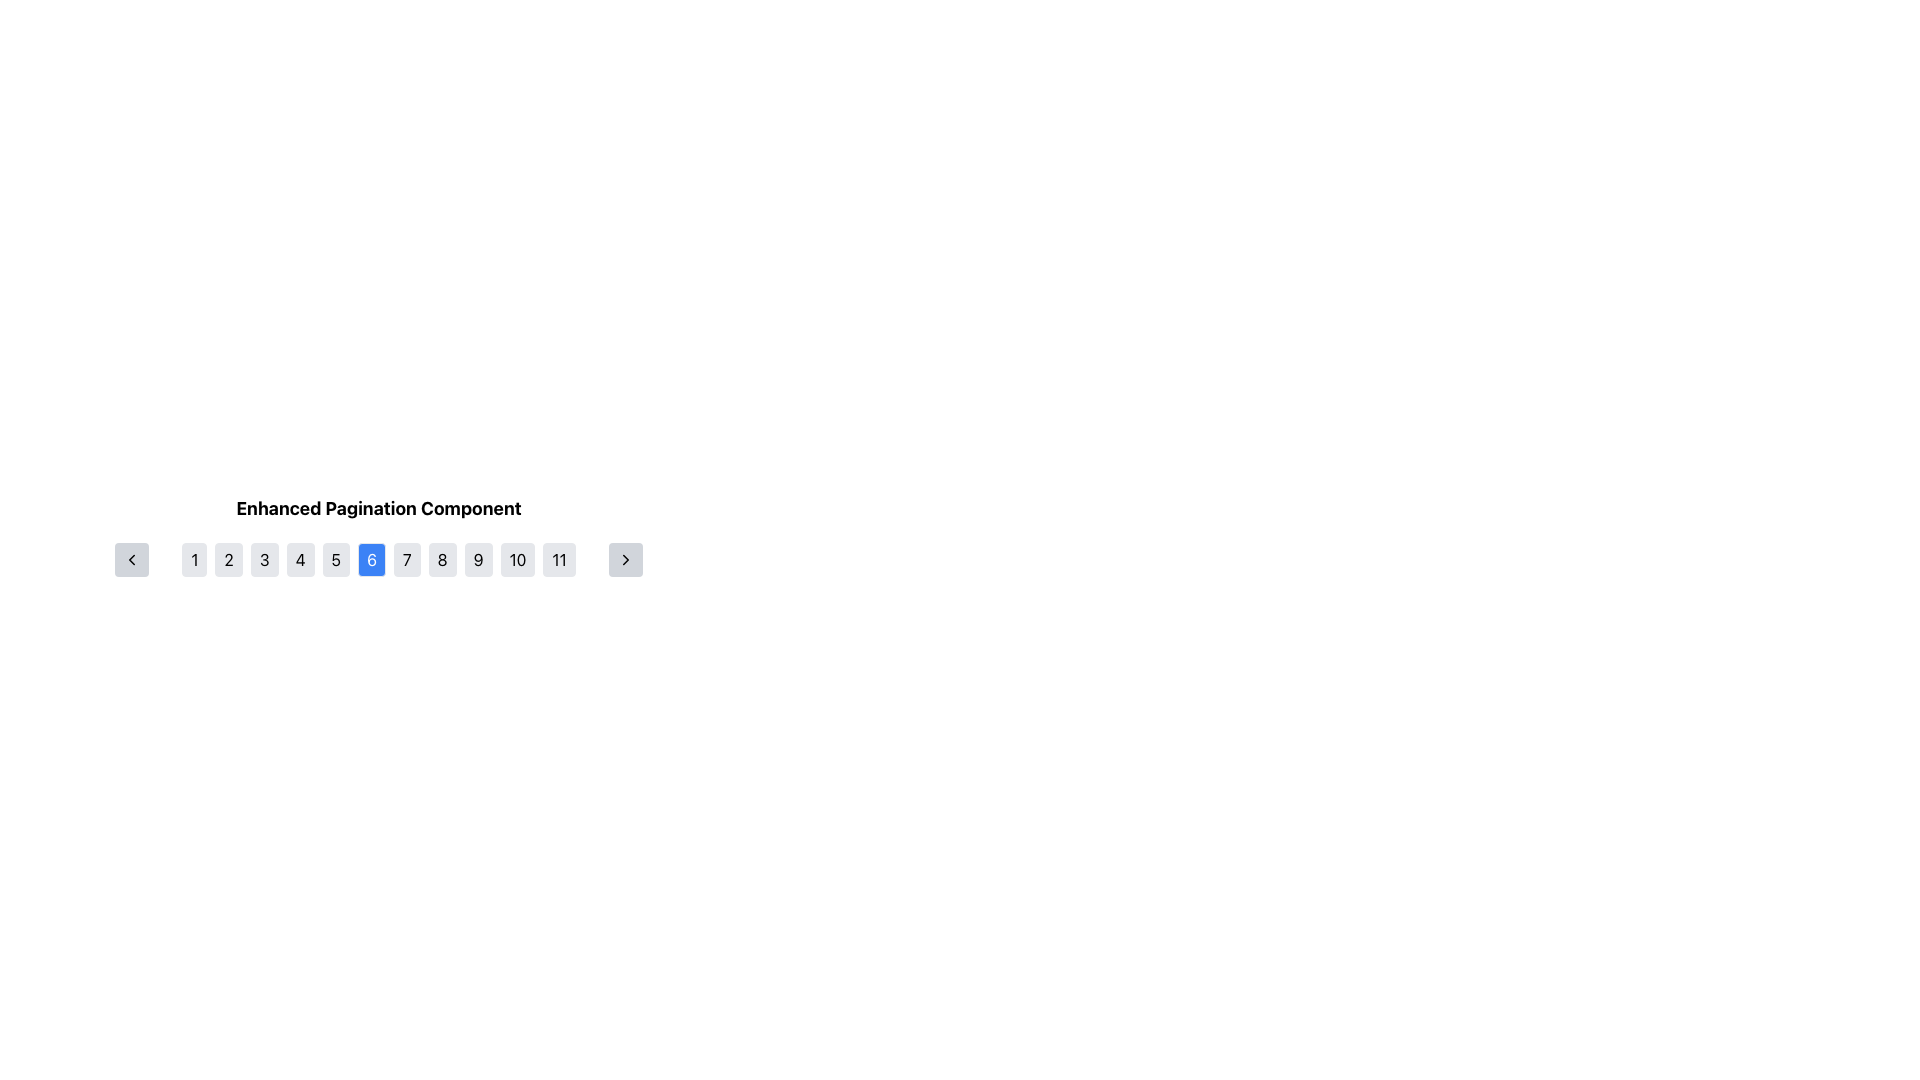 Image resolution: width=1920 pixels, height=1080 pixels. What do you see at coordinates (336, 559) in the screenshot?
I see `the pagination button labeled '5'` at bounding box center [336, 559].